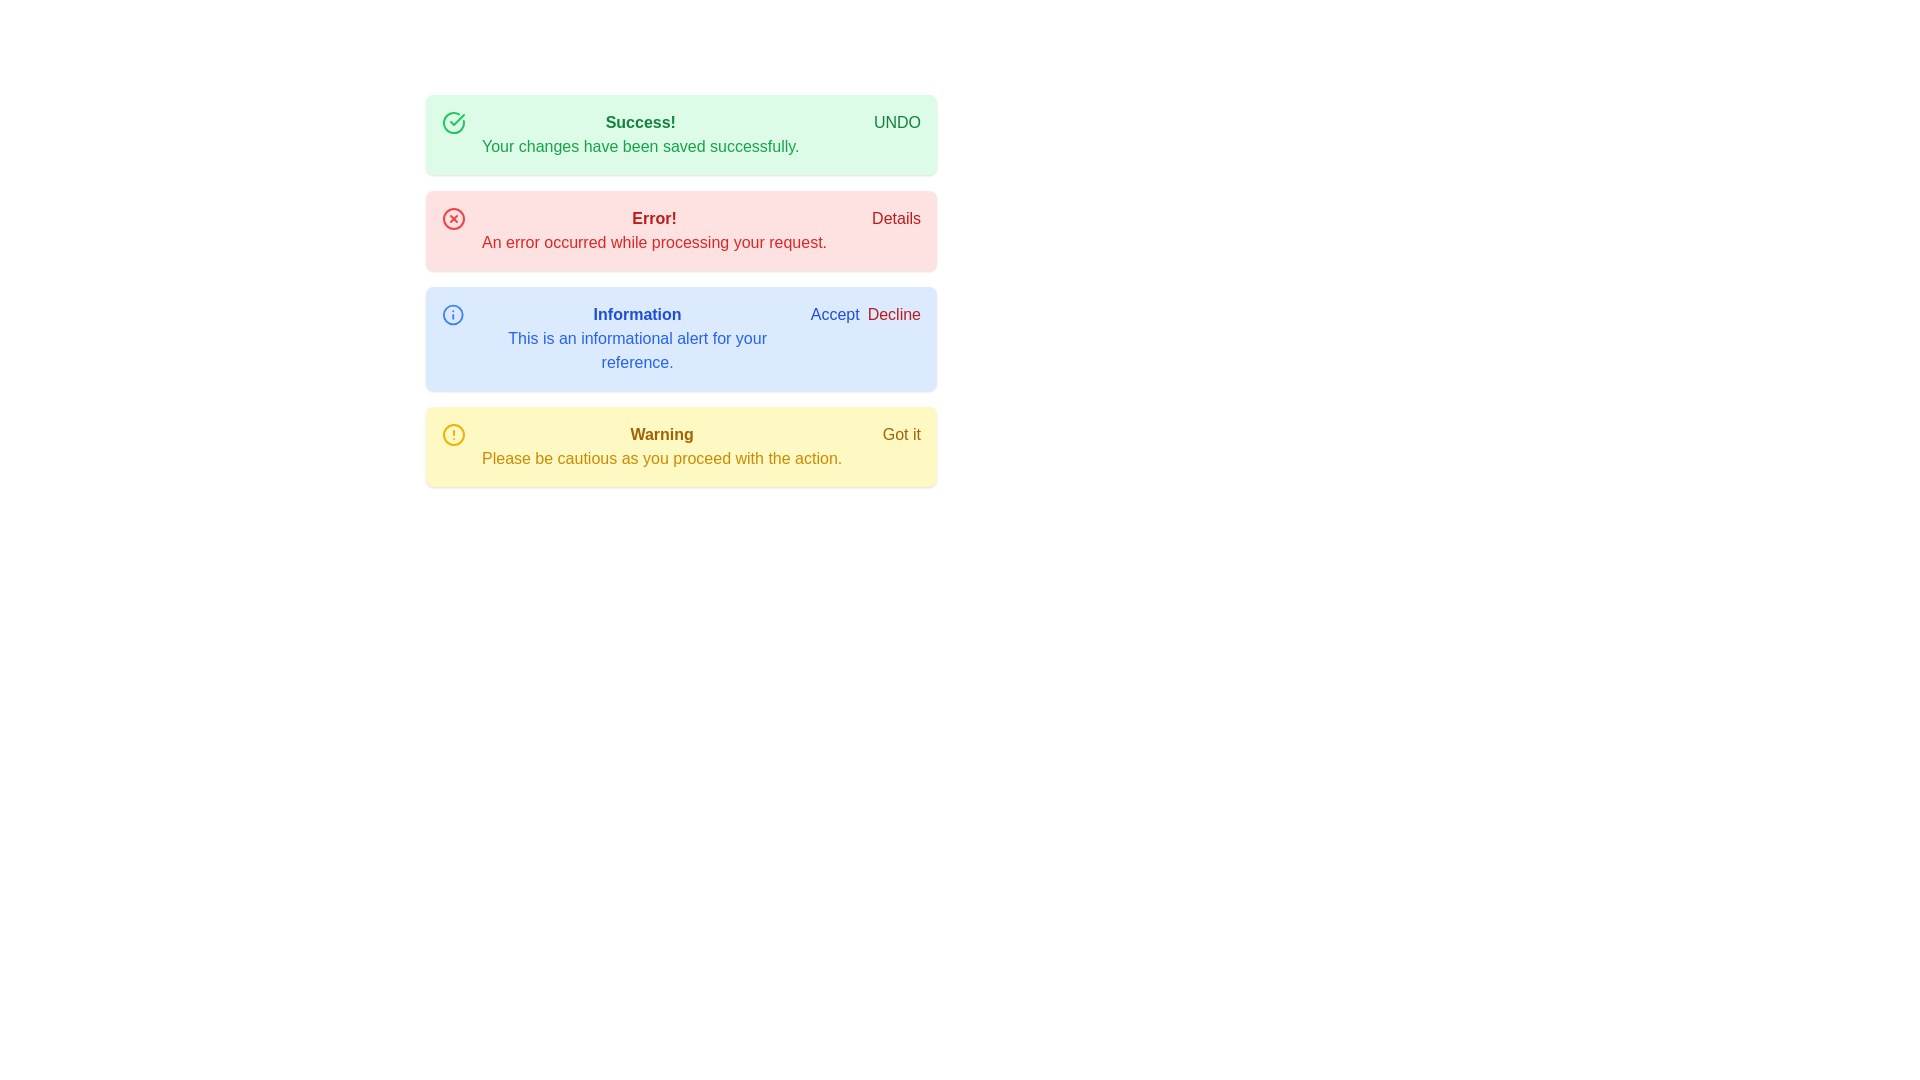  What do you see at coordinates (654, 230) in the screenshot?
I see `error message displayed in the text label that shows 'Error!' in bold red text and 'An error occurred while processing your request.' below it` at bounding box center [654, 230].